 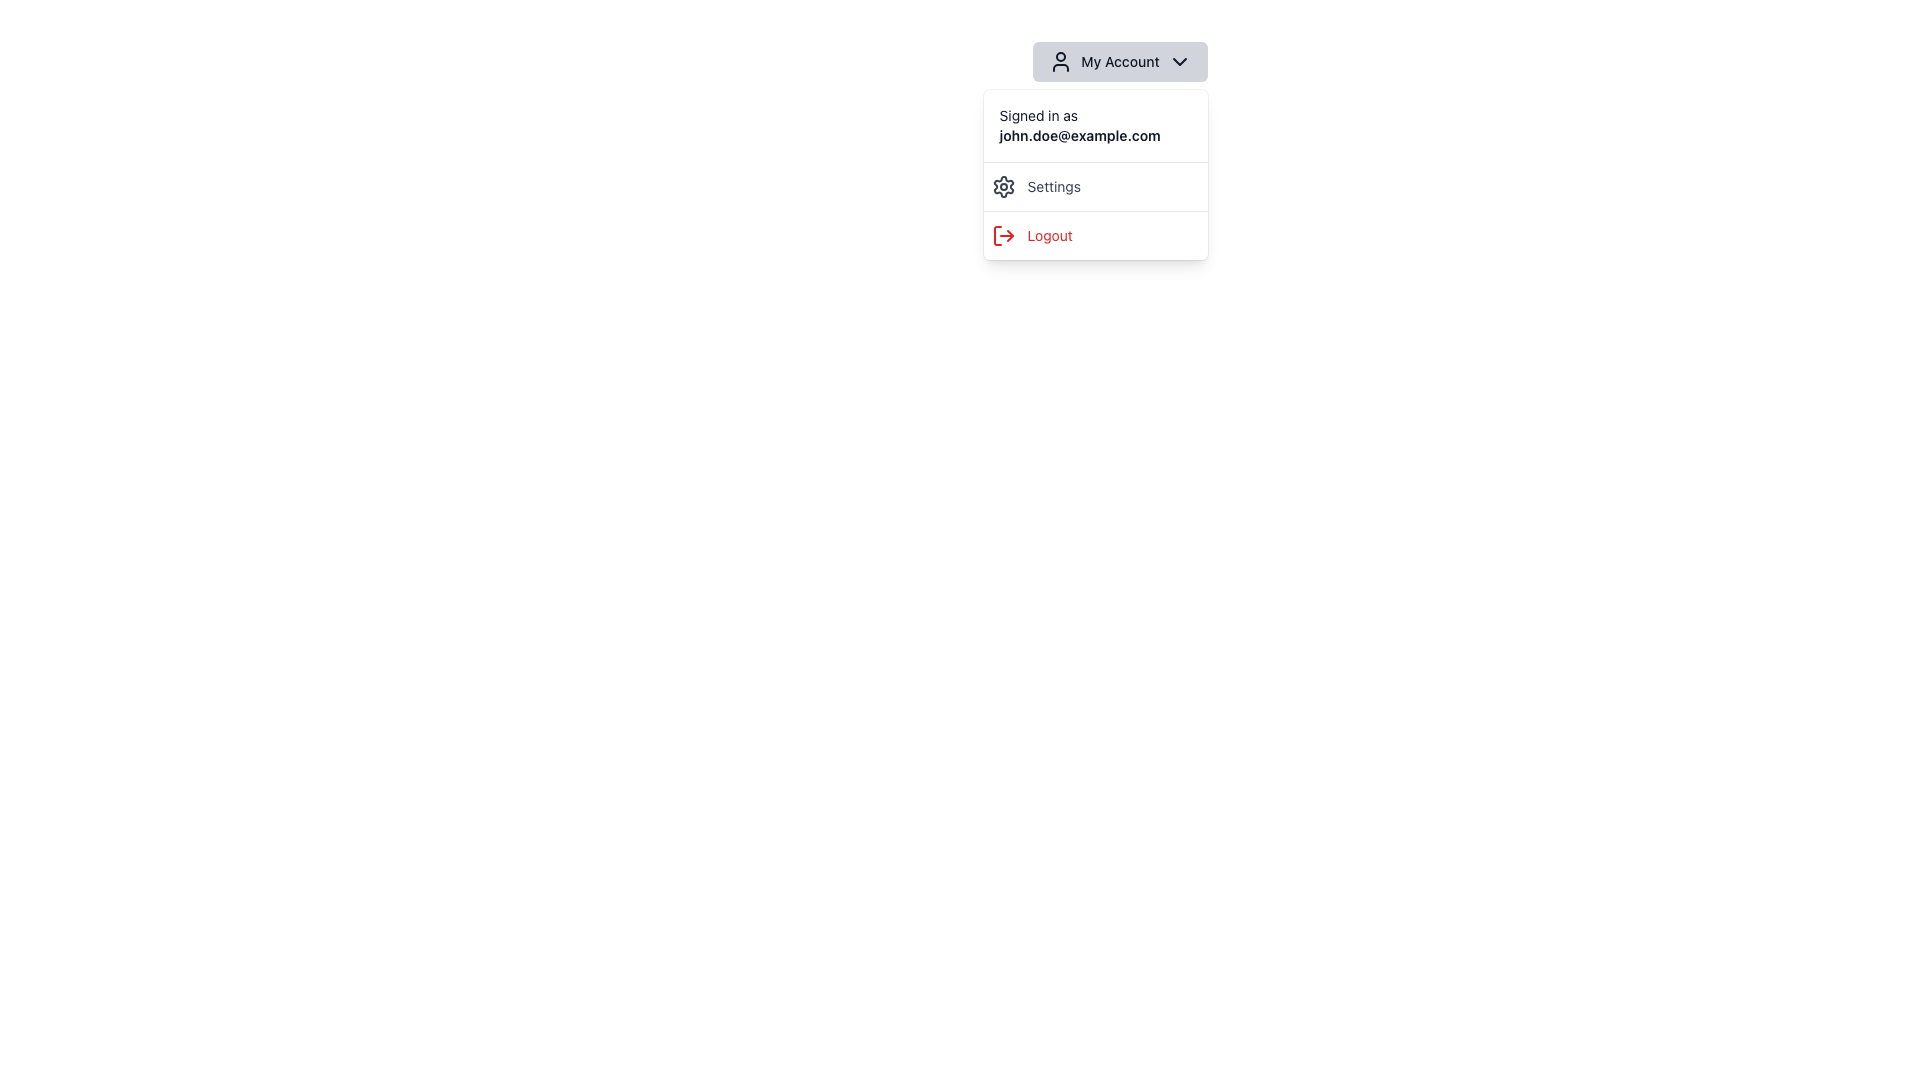 What do you see at coordinates (1094, 186) in the screenshot?
I see `the second menu item located between 'Signed in as' and 'Logout', which navigates to the settings or configuration page` at bounding box center [1094, 186].